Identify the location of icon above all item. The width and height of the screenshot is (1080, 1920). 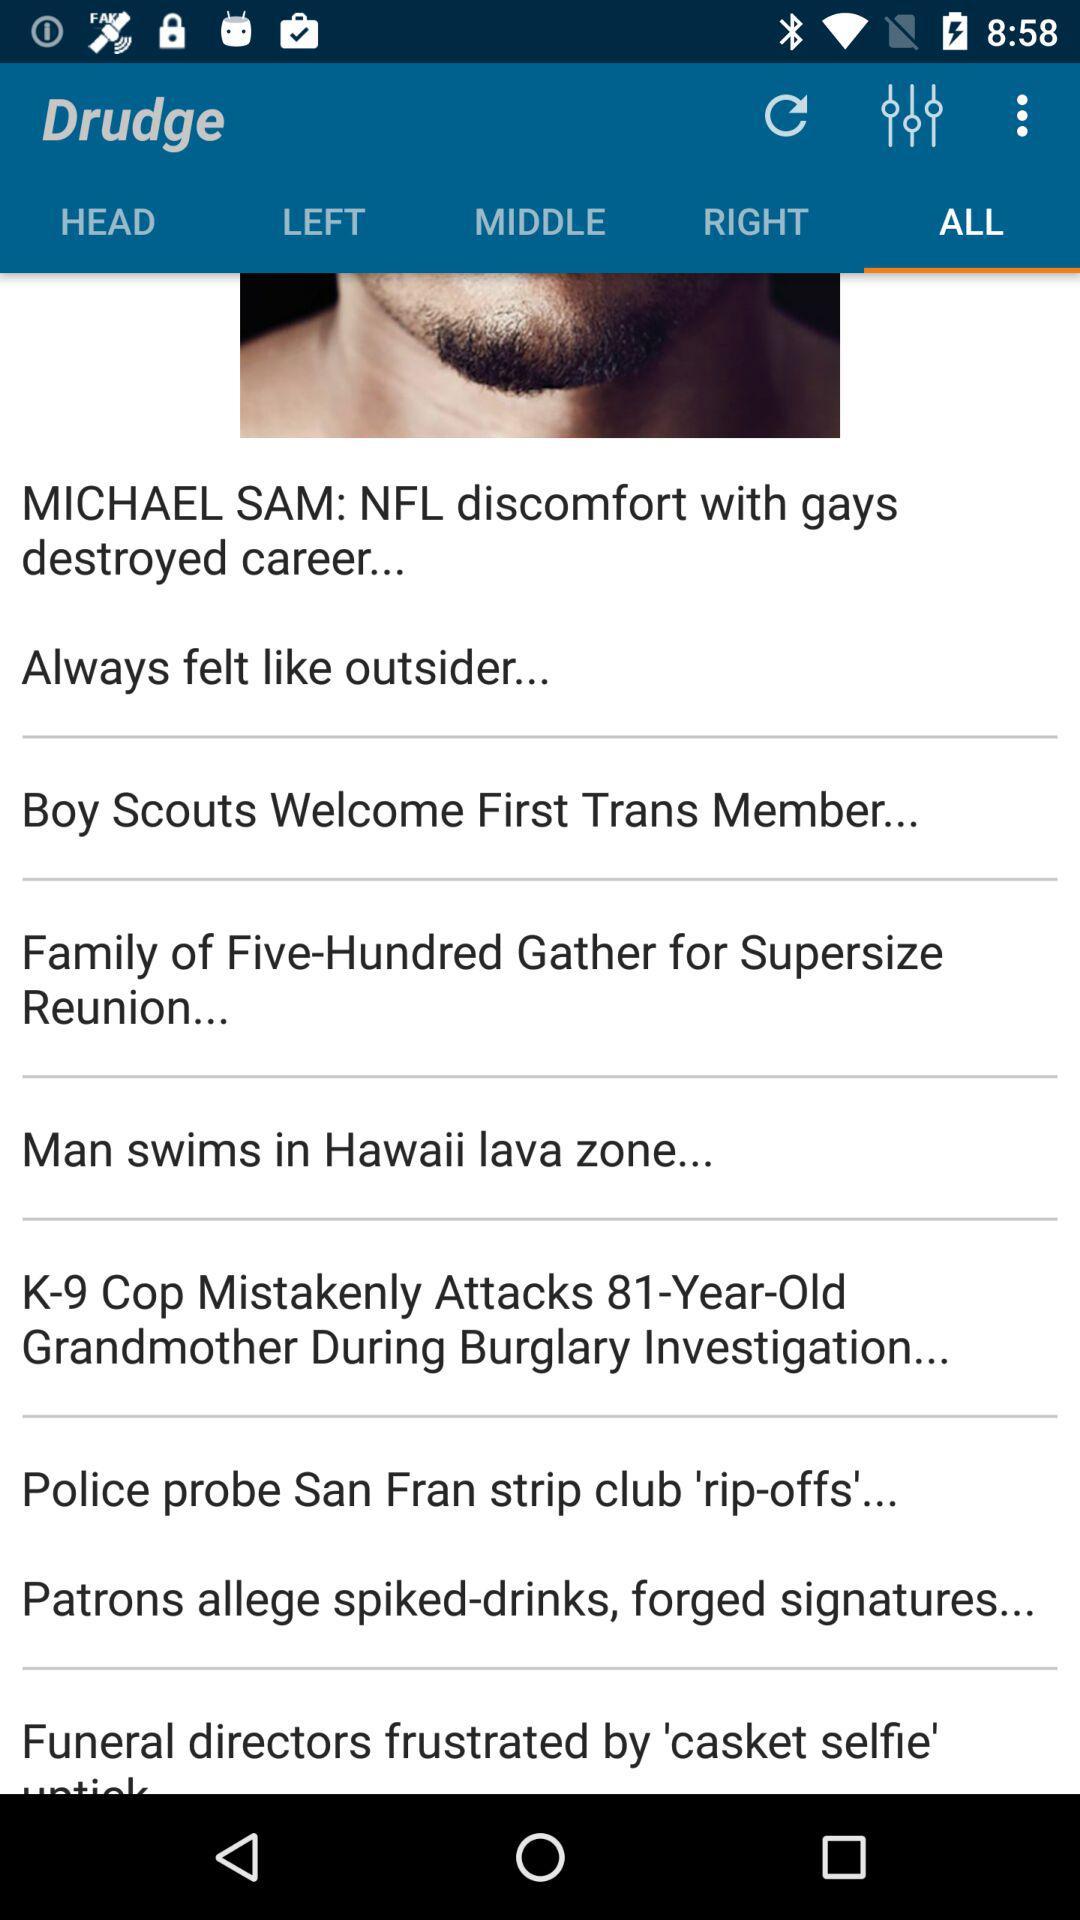
(911, 114).